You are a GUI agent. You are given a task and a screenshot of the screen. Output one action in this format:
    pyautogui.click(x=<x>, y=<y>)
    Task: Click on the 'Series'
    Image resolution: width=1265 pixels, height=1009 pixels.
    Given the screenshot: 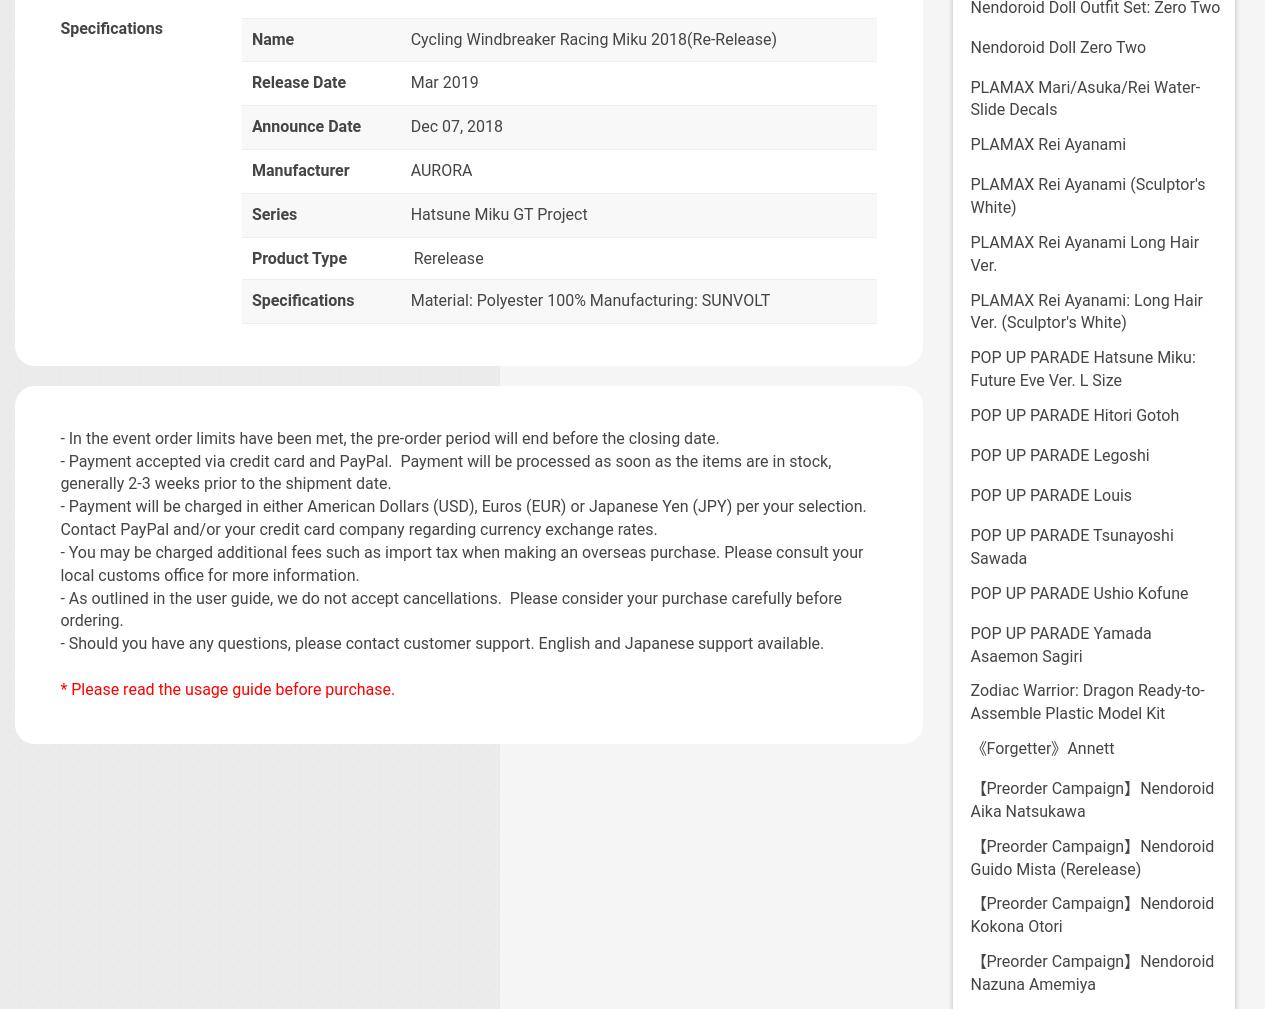 What is the action you would take?
    pyautogui.click(x=250, y=213)
    